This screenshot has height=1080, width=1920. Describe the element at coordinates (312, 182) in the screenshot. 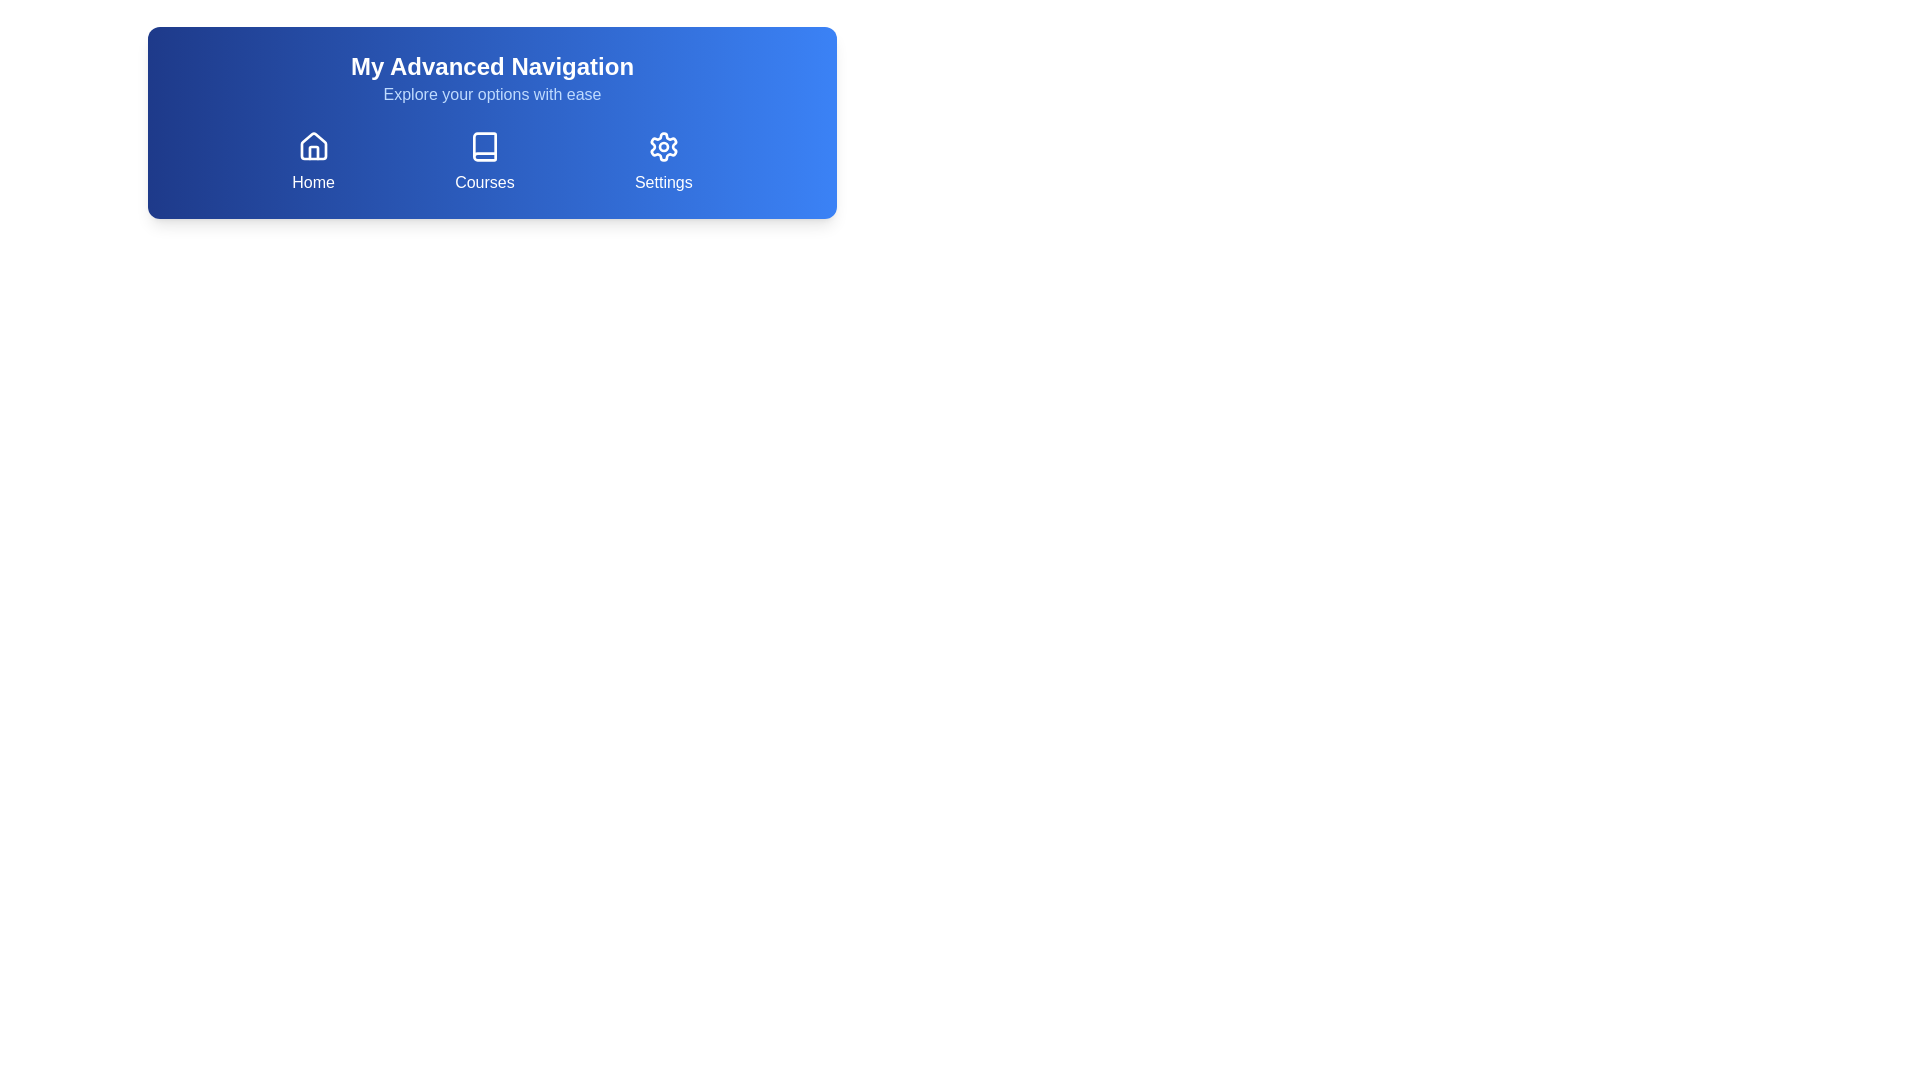

I see `text label that indicates the 'Home' section of the navigation bar, which is located below the house icon` at that location.